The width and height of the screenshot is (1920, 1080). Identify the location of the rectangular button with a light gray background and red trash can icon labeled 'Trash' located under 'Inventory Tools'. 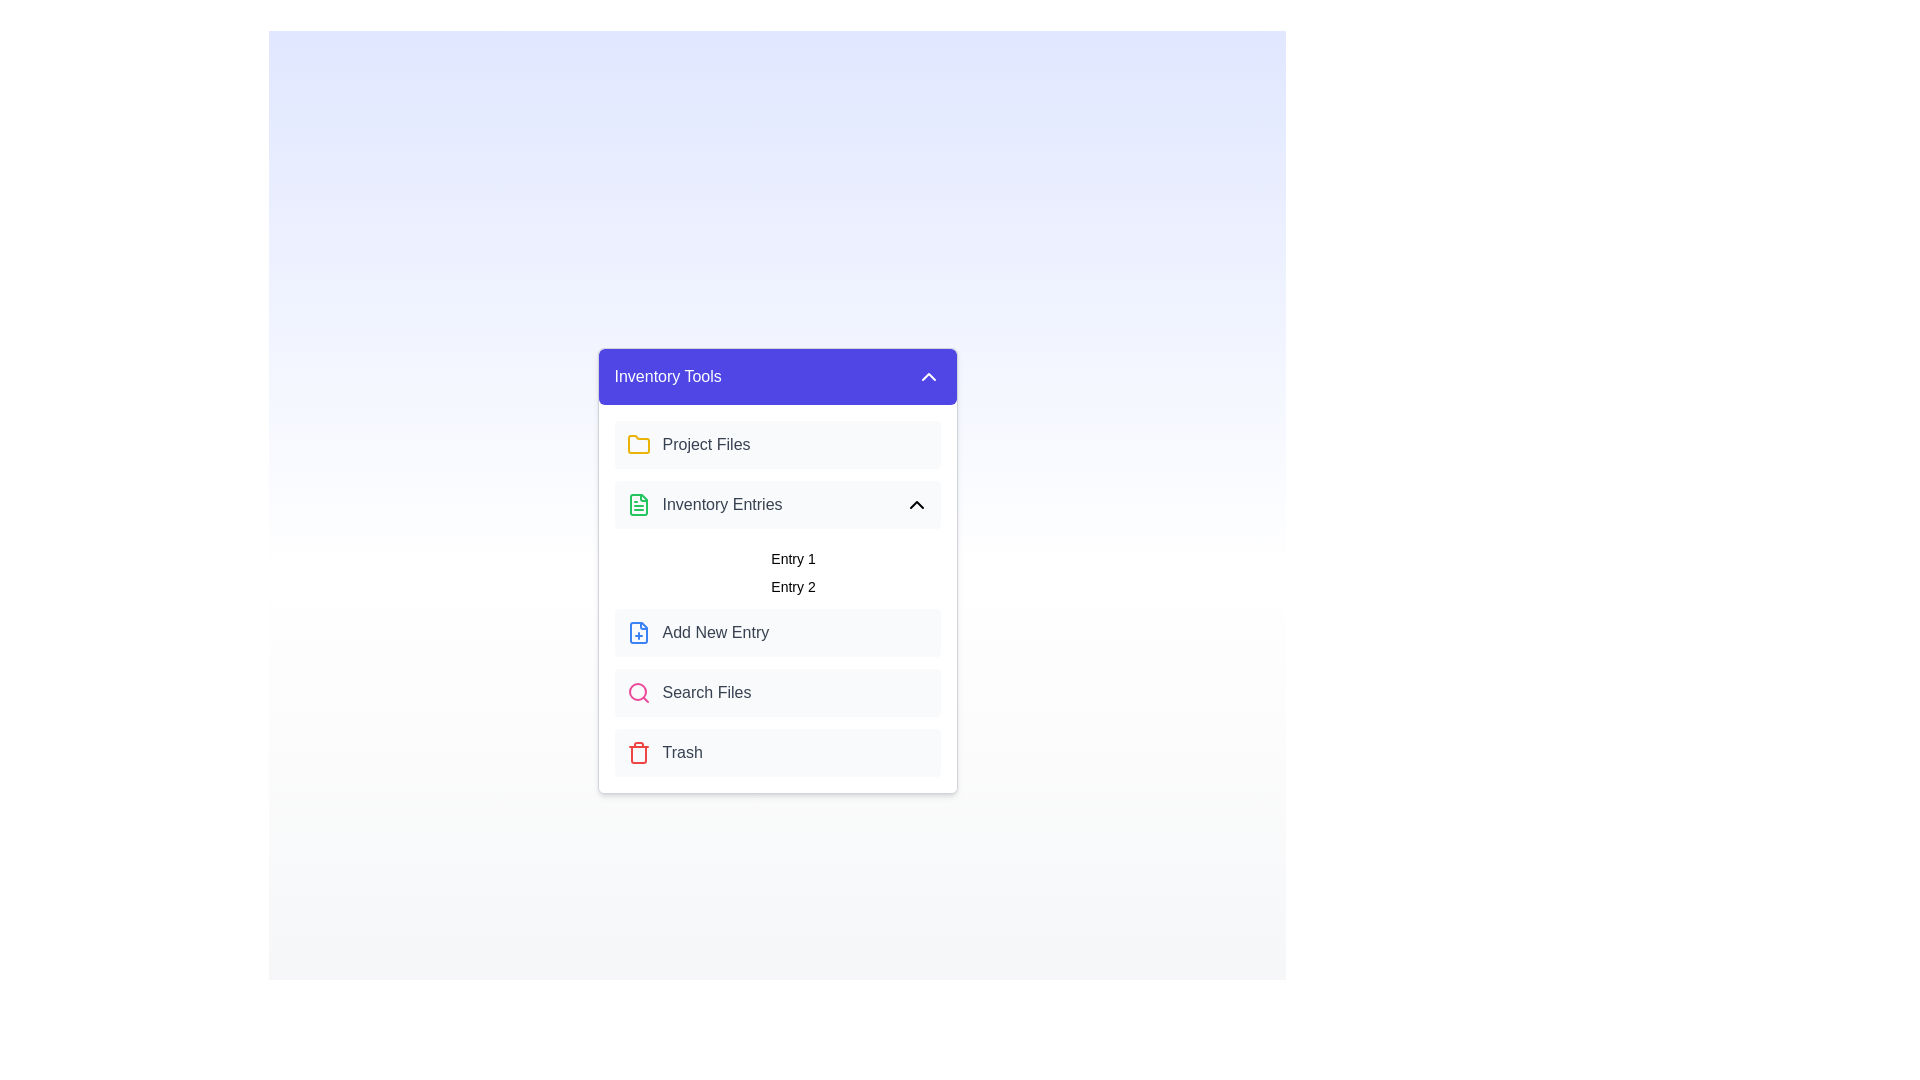
(776, 752).